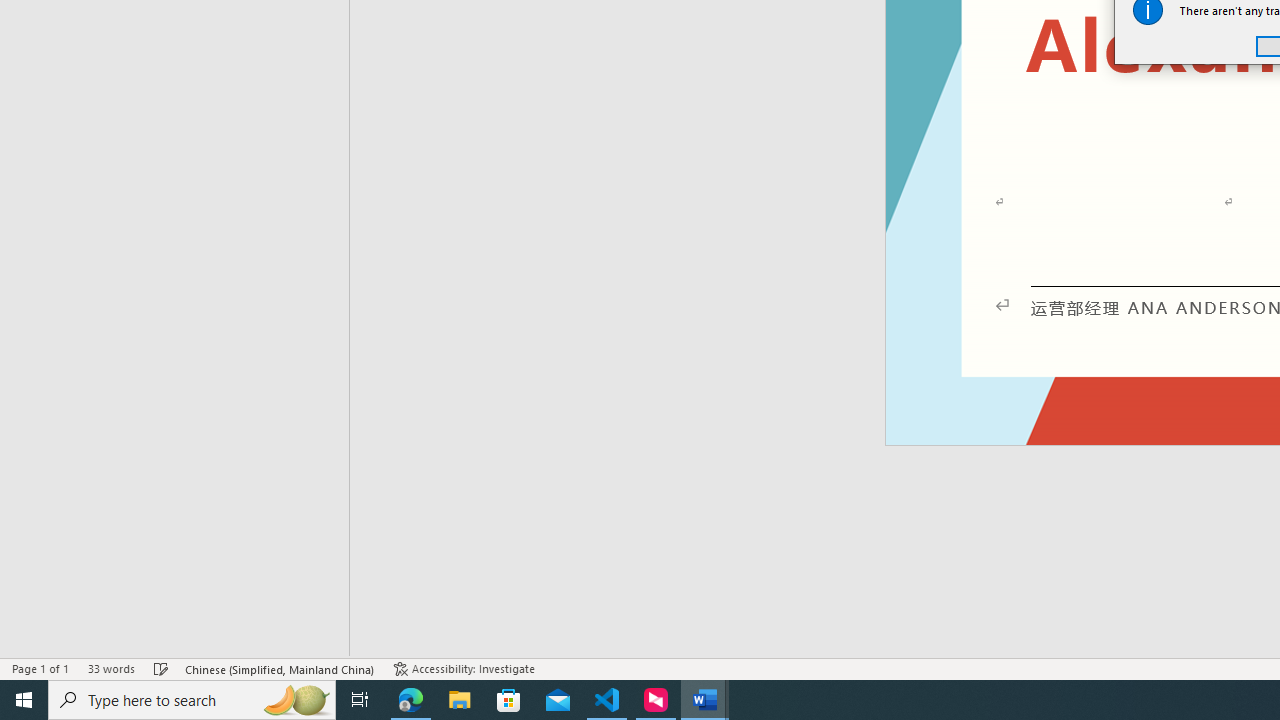 The height and width of the screenshot is (720, 1280). What do you see at coordinates (40, 669) in the screenshot?
I see `'Page Number Page 1 of 1'` at bounding box center [40, 669].